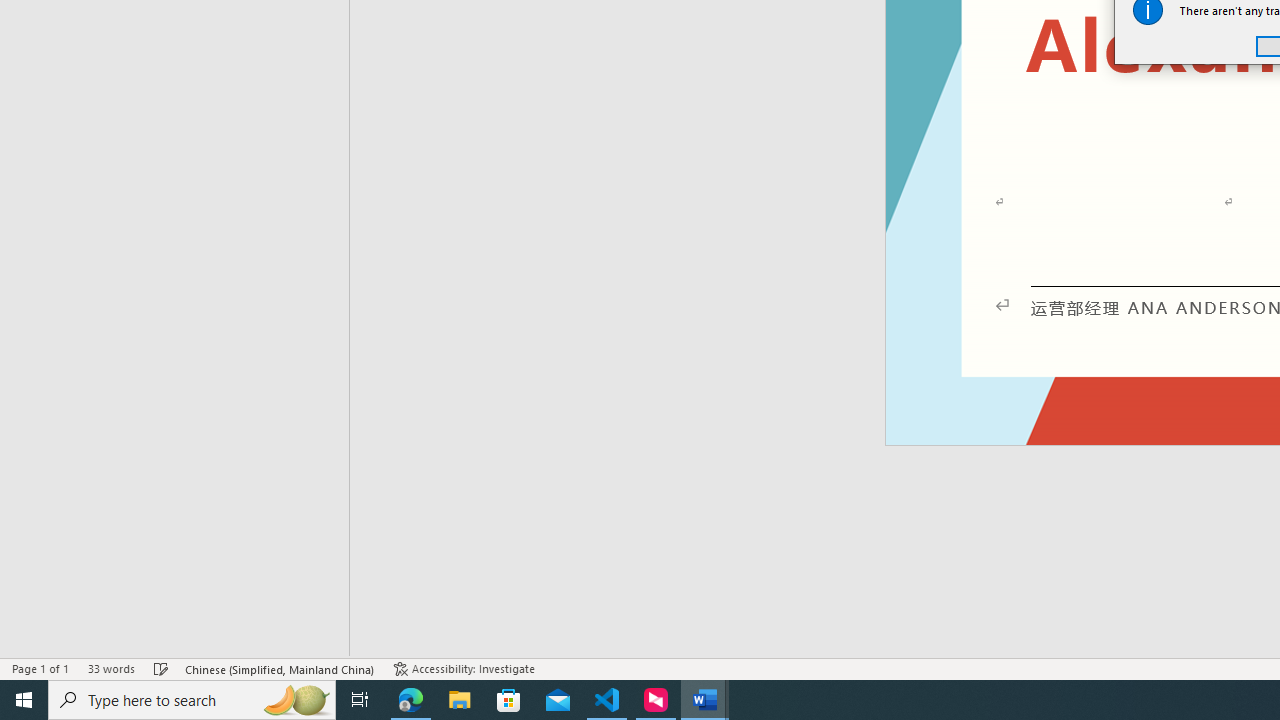 The height and width of the screenshot is (720, 1280). What do you see at coordinates (40, 669) in the screenshot?
I see `'Page Number Page 1 of 1'` at bounding box center [40, 669].